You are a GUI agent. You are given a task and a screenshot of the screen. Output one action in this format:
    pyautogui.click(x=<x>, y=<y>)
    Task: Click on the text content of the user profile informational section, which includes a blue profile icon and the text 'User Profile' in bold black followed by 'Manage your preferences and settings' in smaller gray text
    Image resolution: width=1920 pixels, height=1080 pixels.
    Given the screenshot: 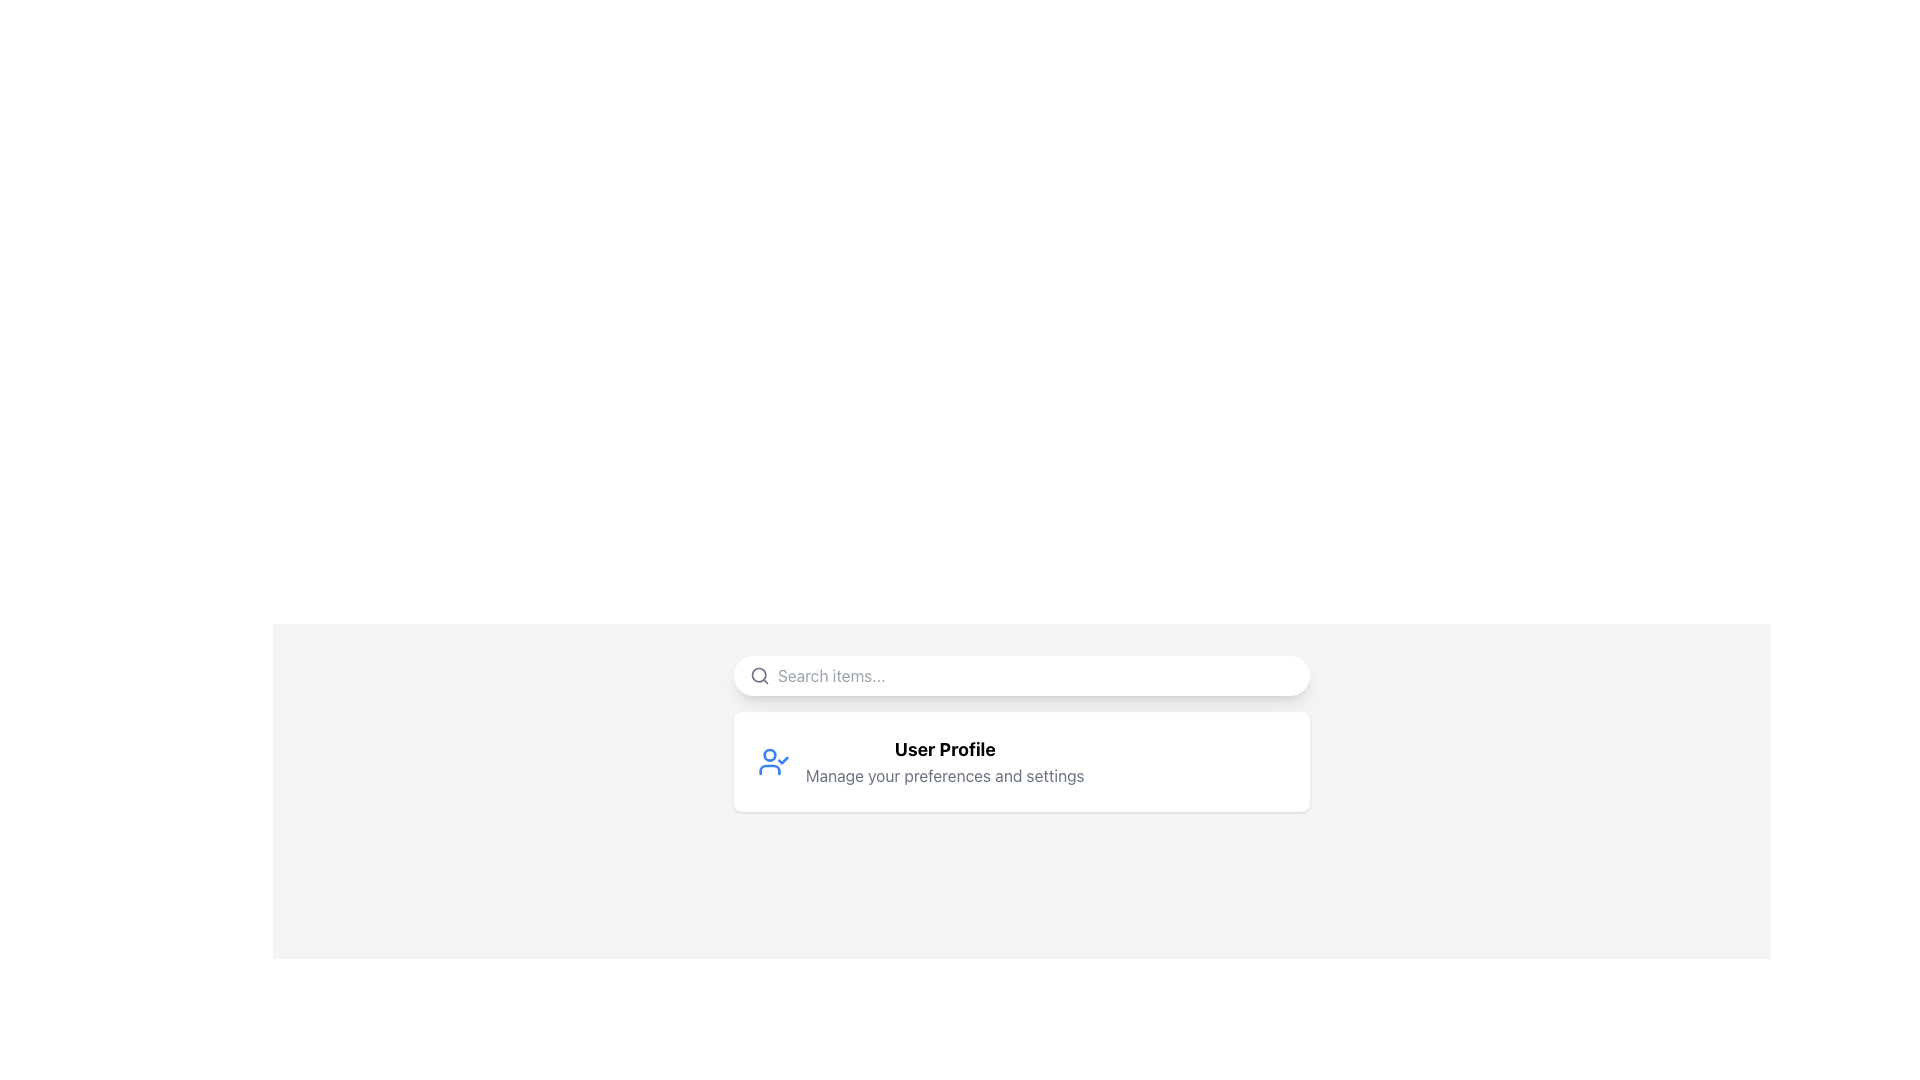 What is the action you would take?
    pyautogui.click(x=1022, y=762)
    